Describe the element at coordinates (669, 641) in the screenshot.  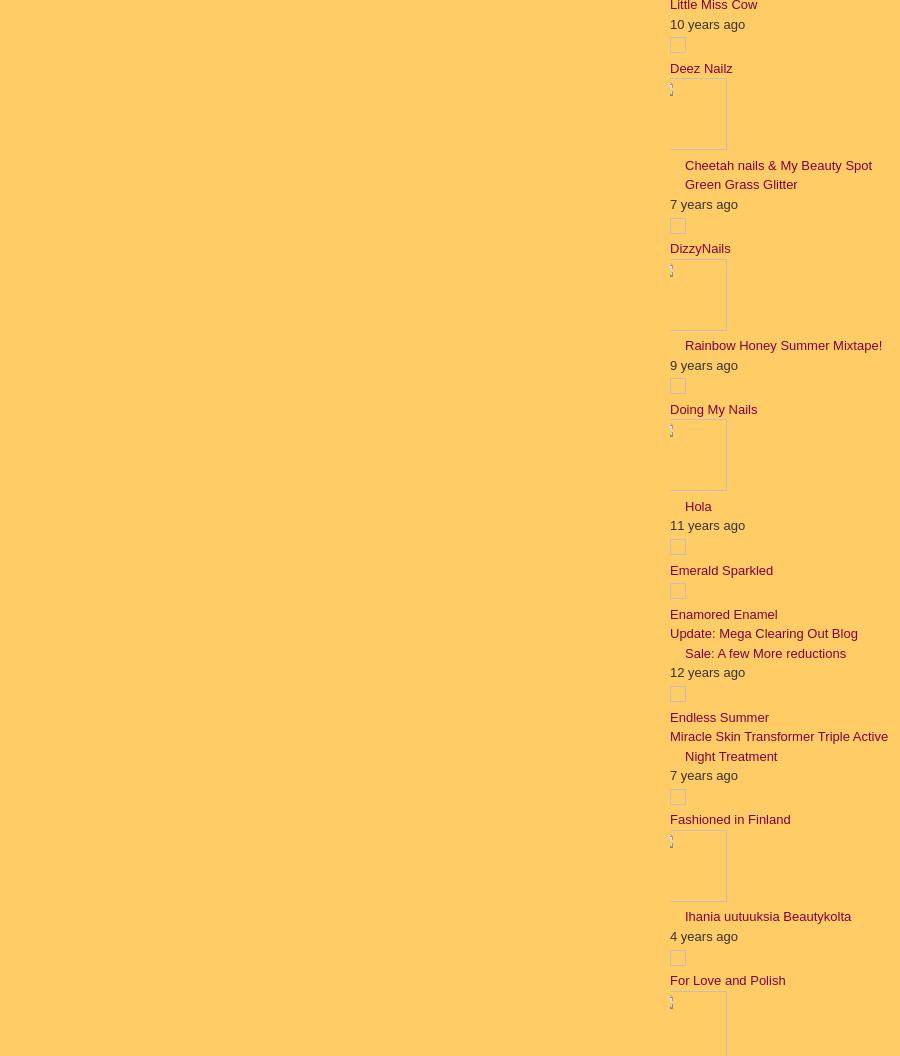
I see `'Update: Mega Clearing Out Blog Sale: A few More reductions'` at that location.